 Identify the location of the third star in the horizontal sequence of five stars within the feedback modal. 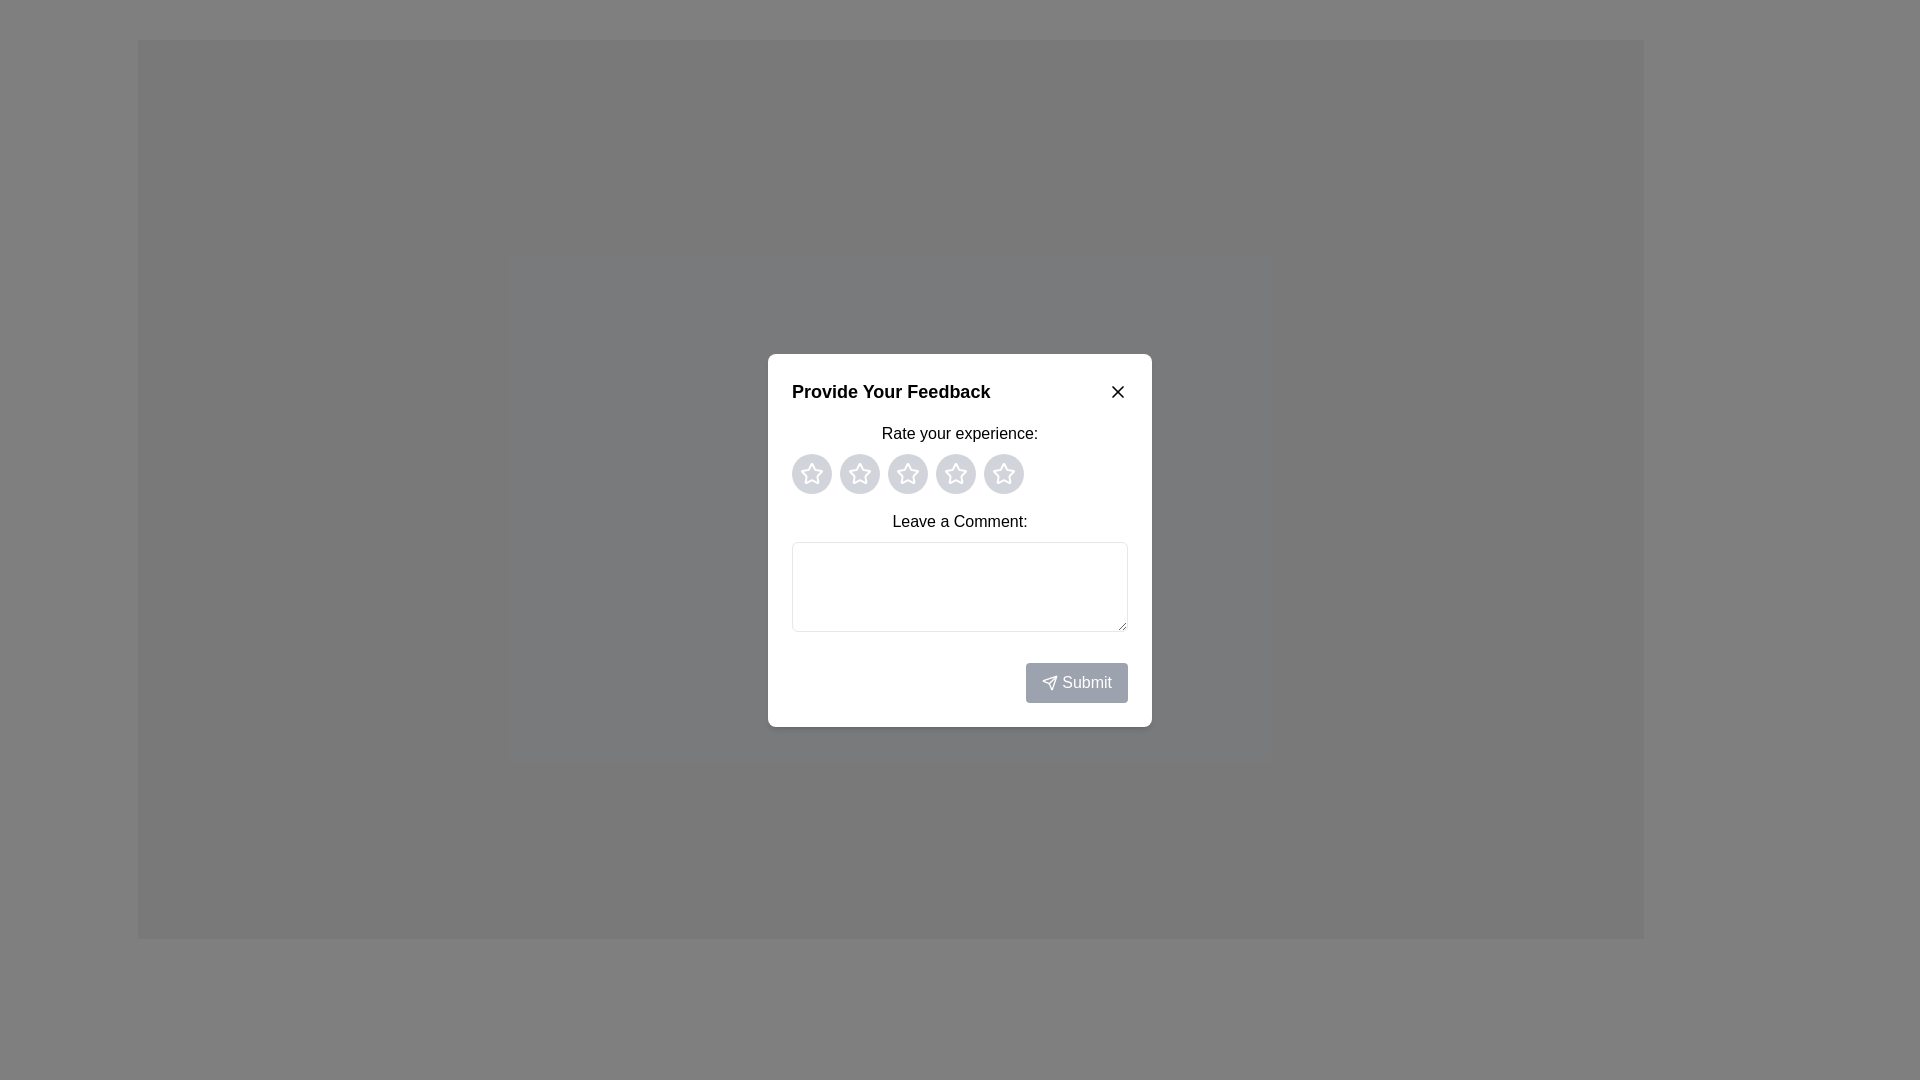
(906, 473).